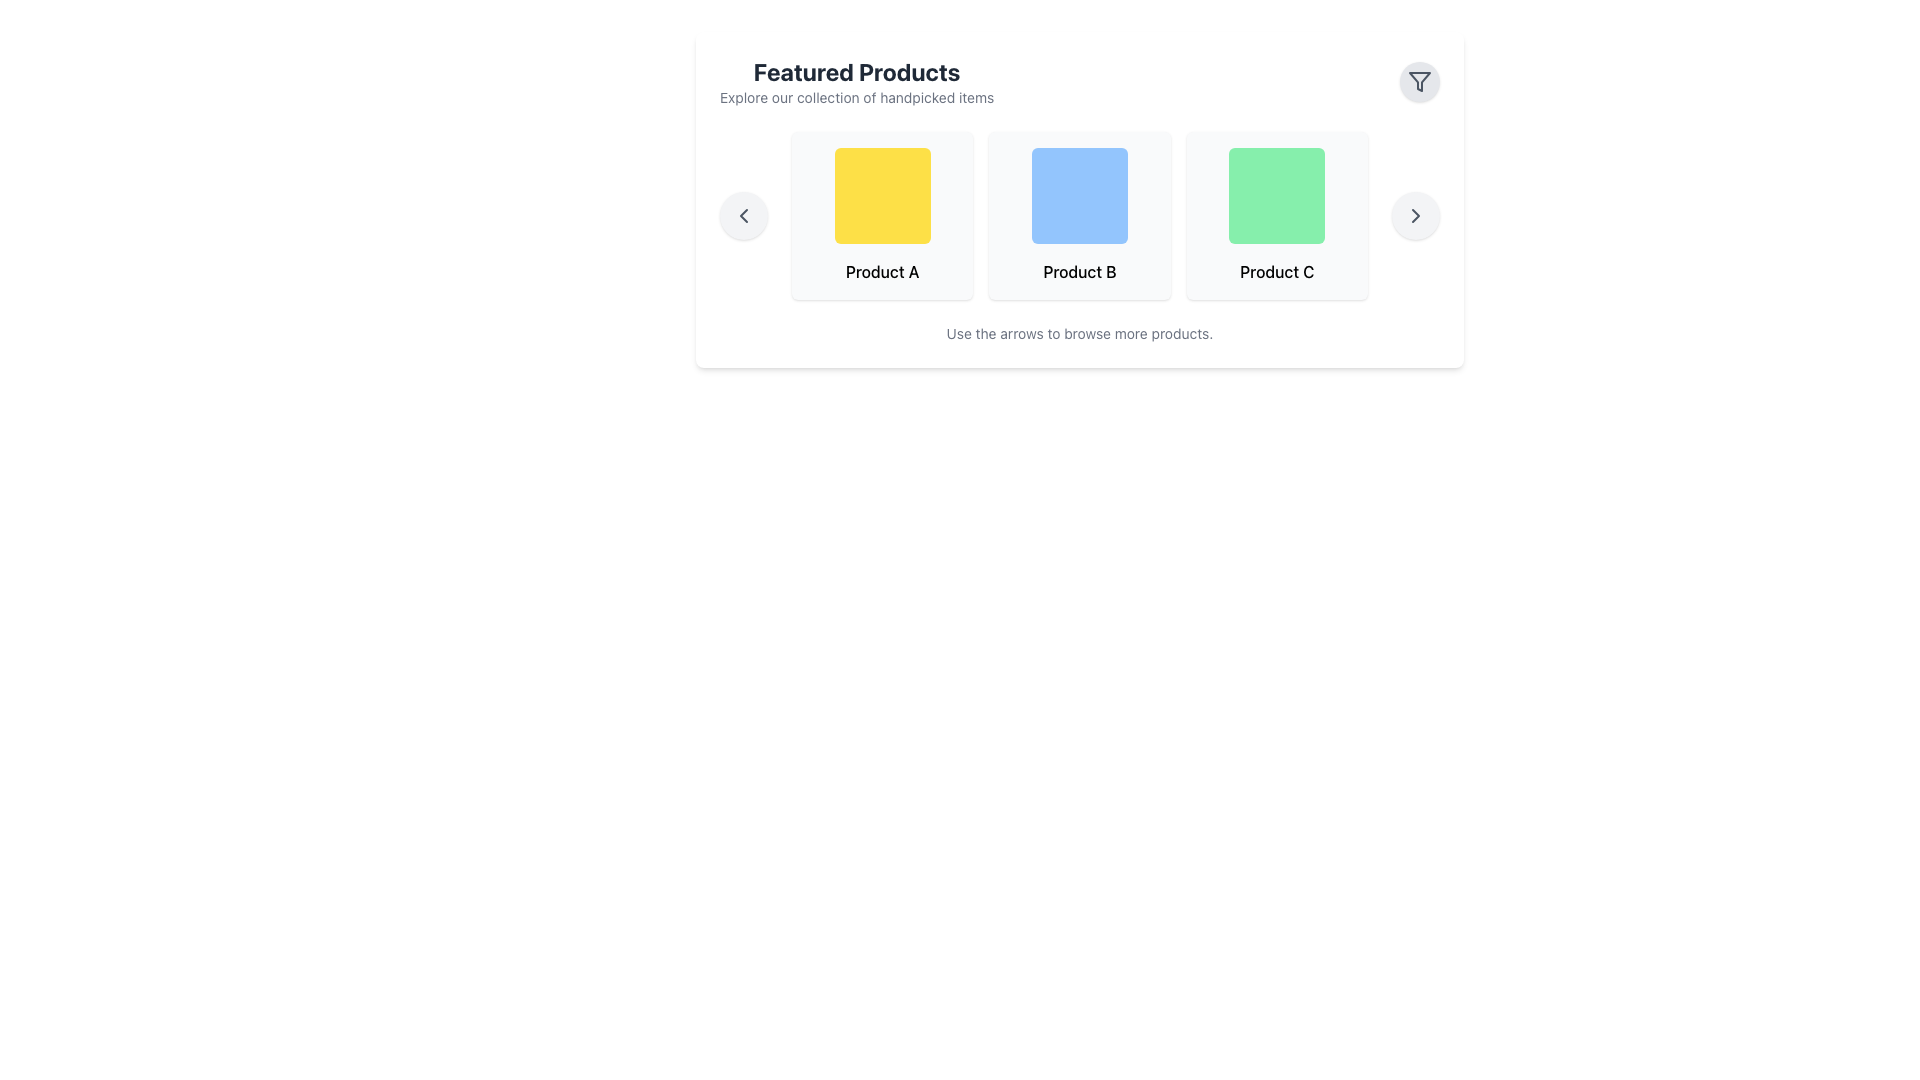 This screenshot has width=1920, height=1080. I want to click on the filtering tool icon located in the top-right corner of the interface, so click(1419, 80).